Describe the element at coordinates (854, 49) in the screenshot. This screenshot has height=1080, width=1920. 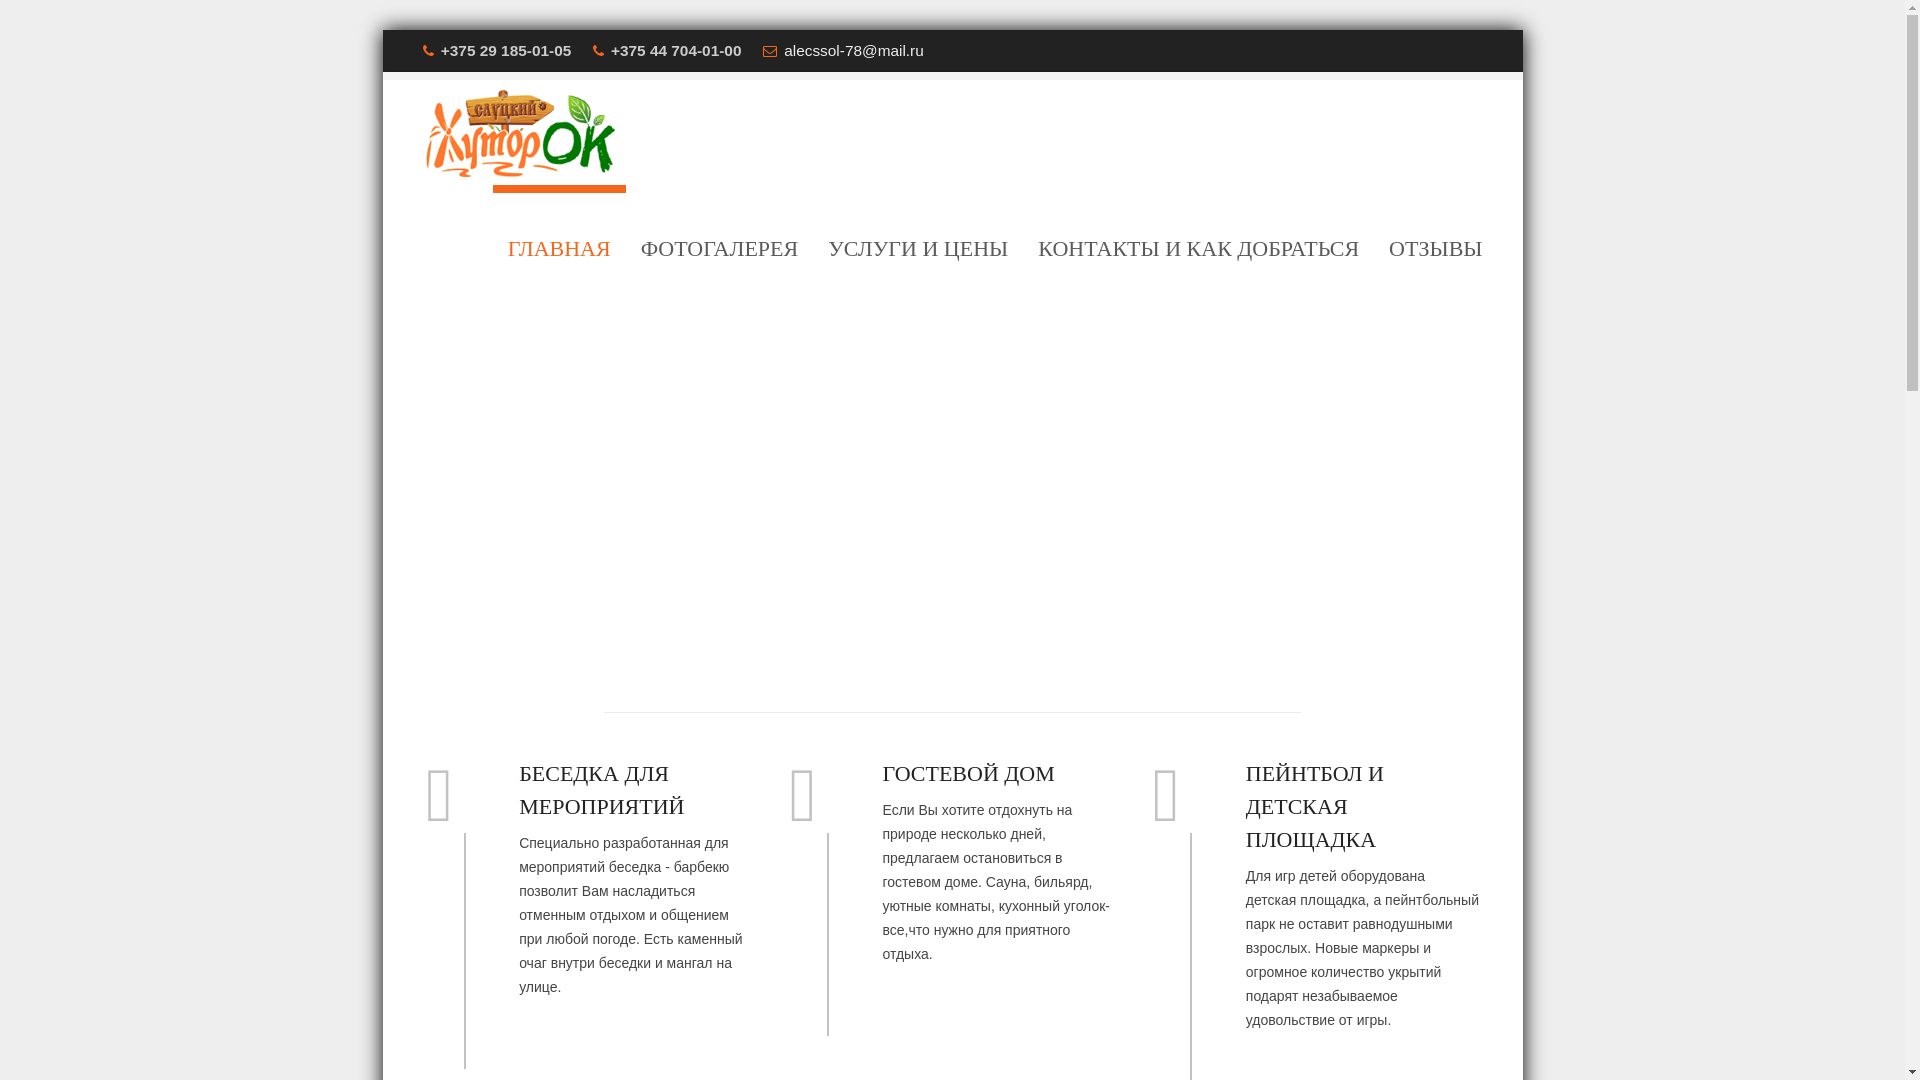
I see `'alecssol-78@mail.ru'` at that location.